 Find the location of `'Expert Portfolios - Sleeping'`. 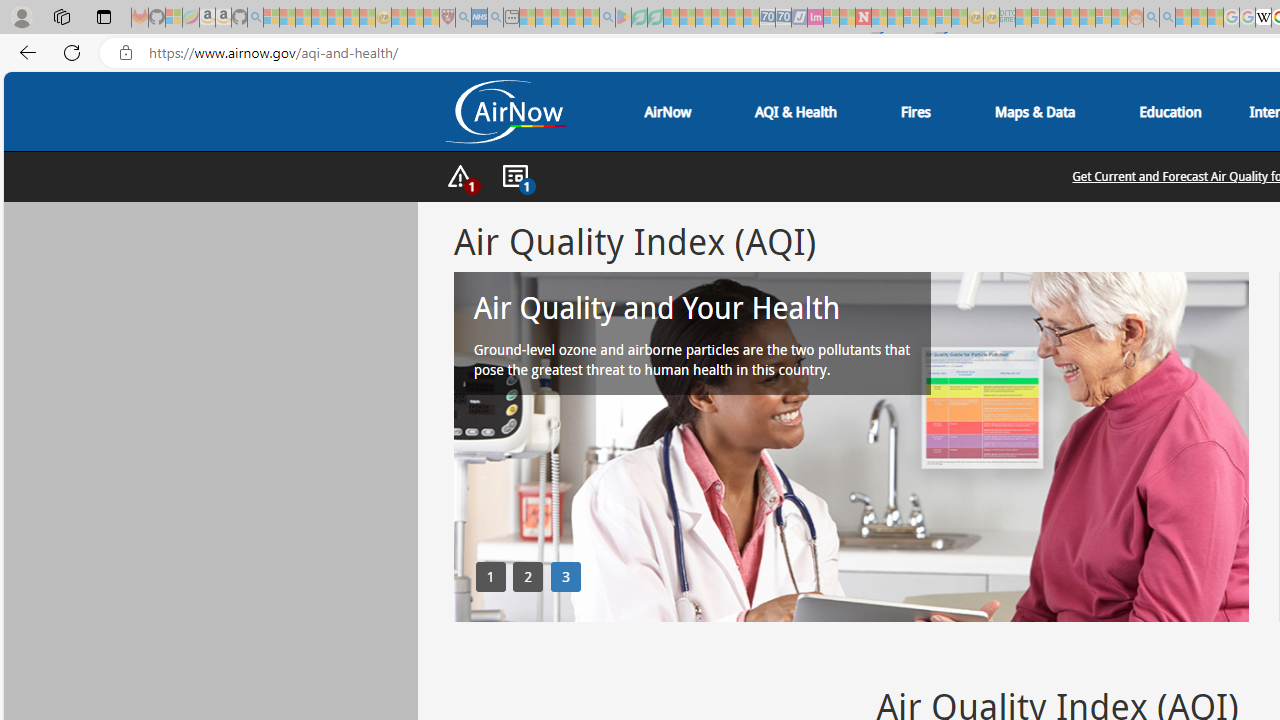

'Expert Portfolios - Sleeping' is located at coordinates (1070, 17).